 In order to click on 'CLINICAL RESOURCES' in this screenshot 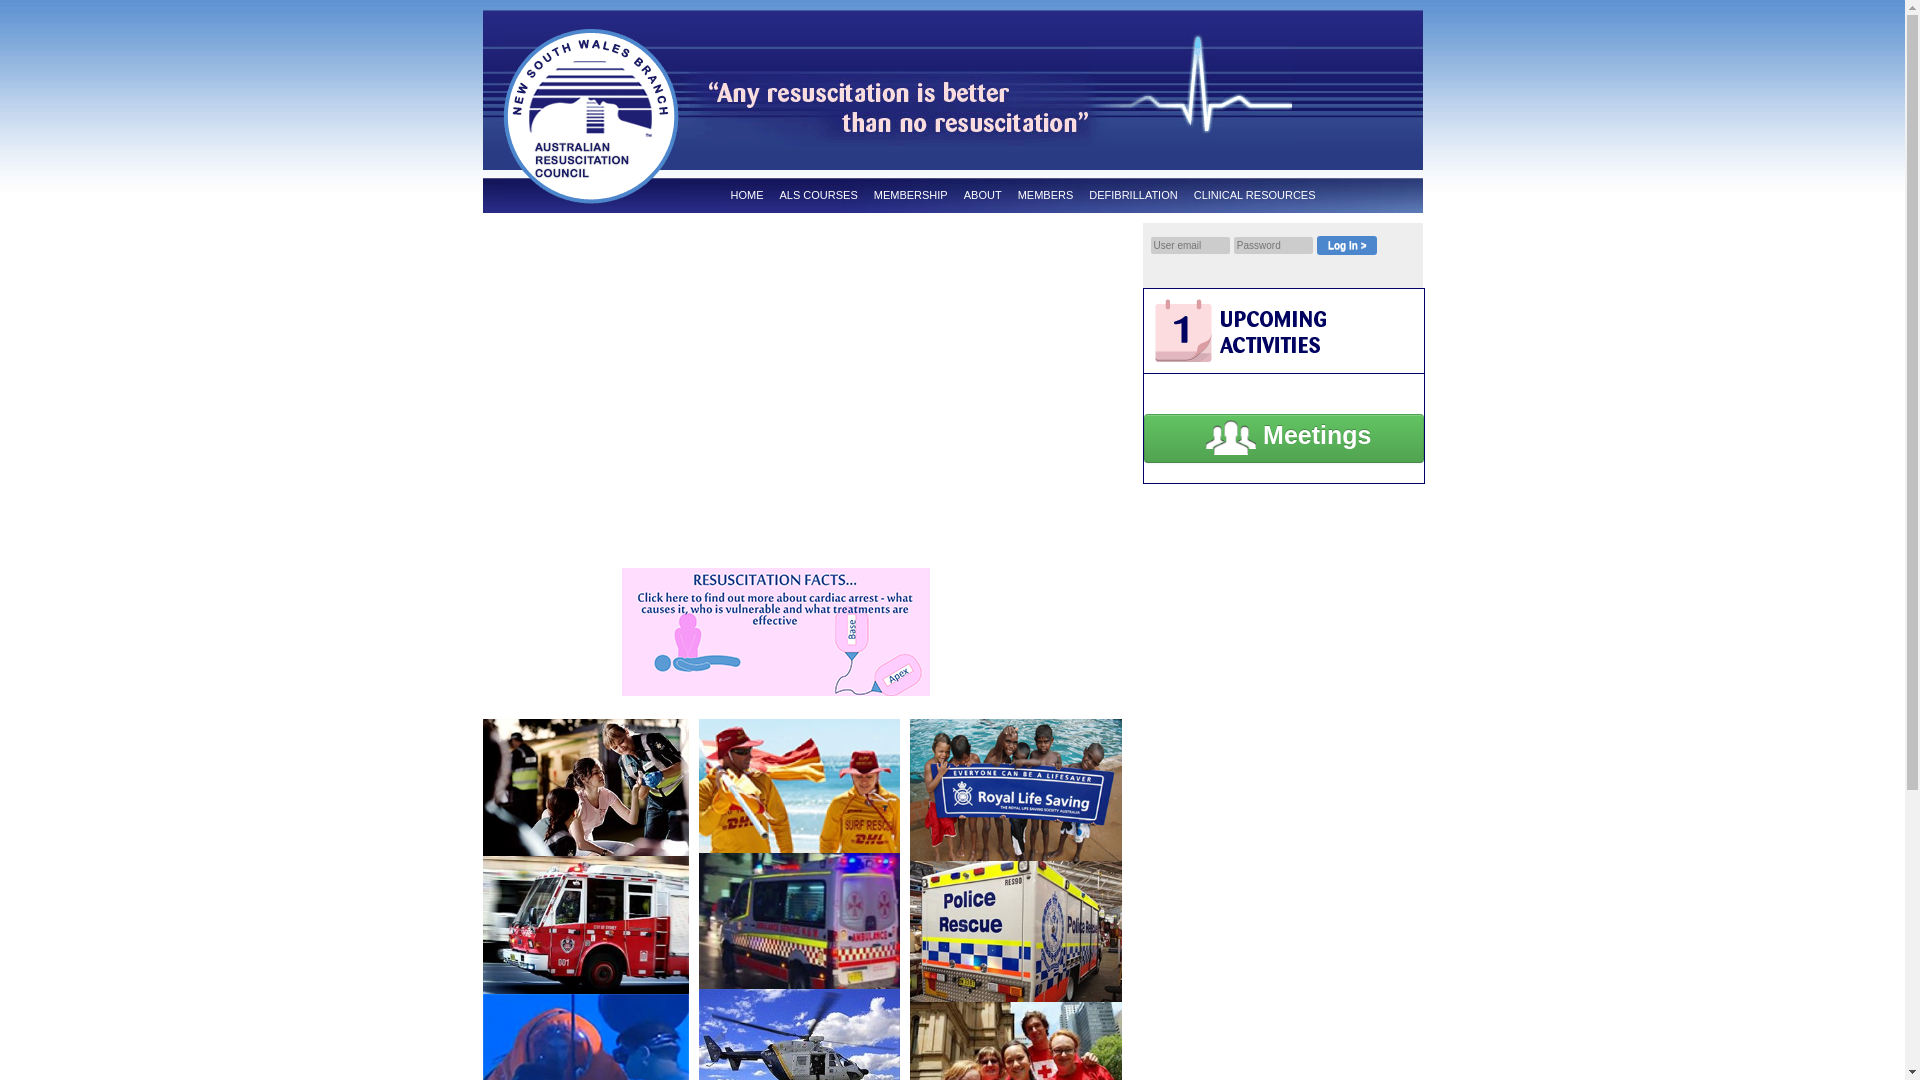, I will do `click(1185, 195)`.